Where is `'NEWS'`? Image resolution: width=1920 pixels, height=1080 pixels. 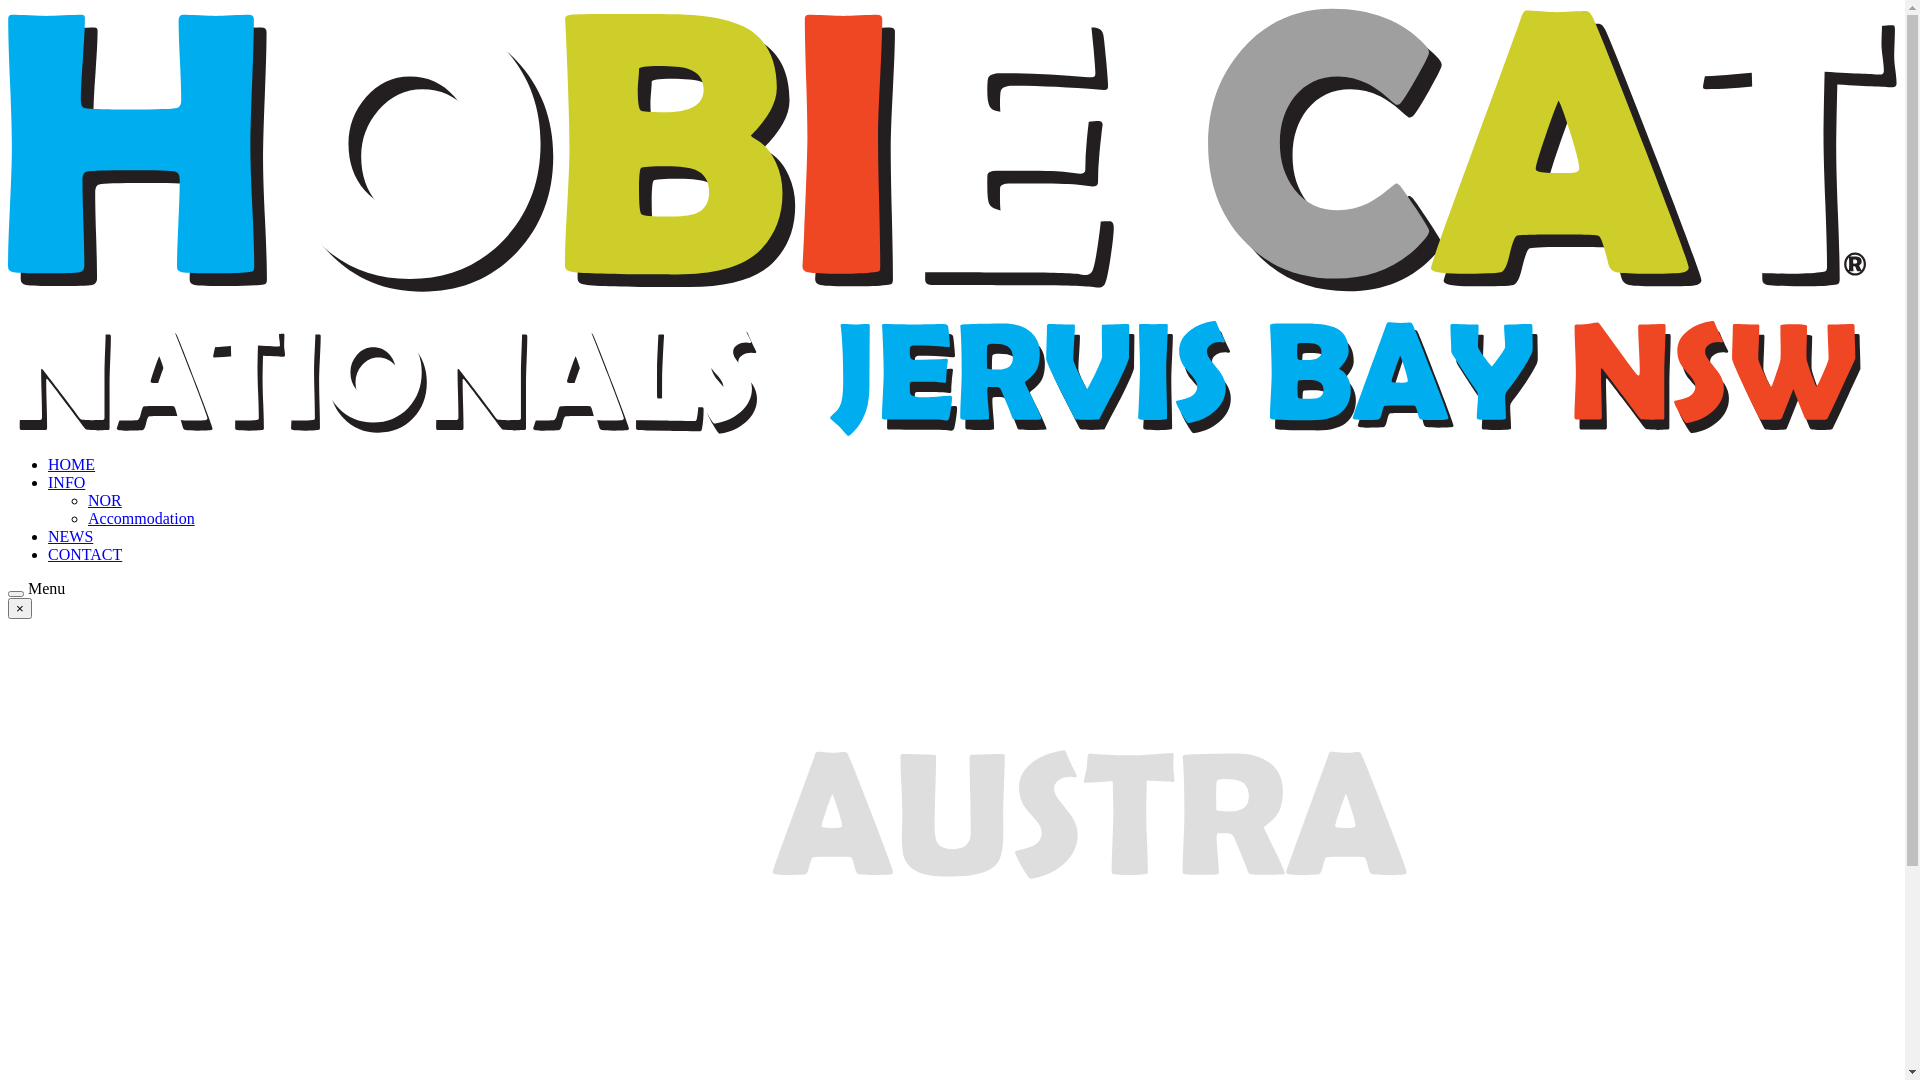 'NEWS' is located at coordinates (70, 535).